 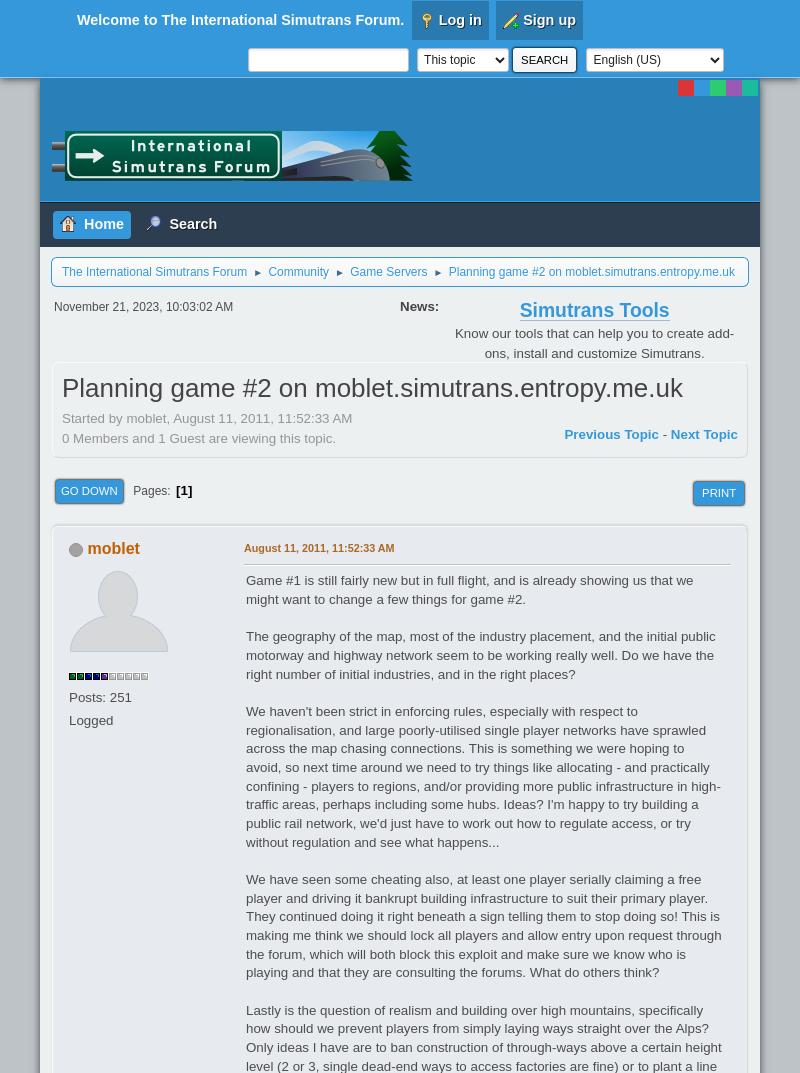 I want to click on '-', so click(x=663, y=433).